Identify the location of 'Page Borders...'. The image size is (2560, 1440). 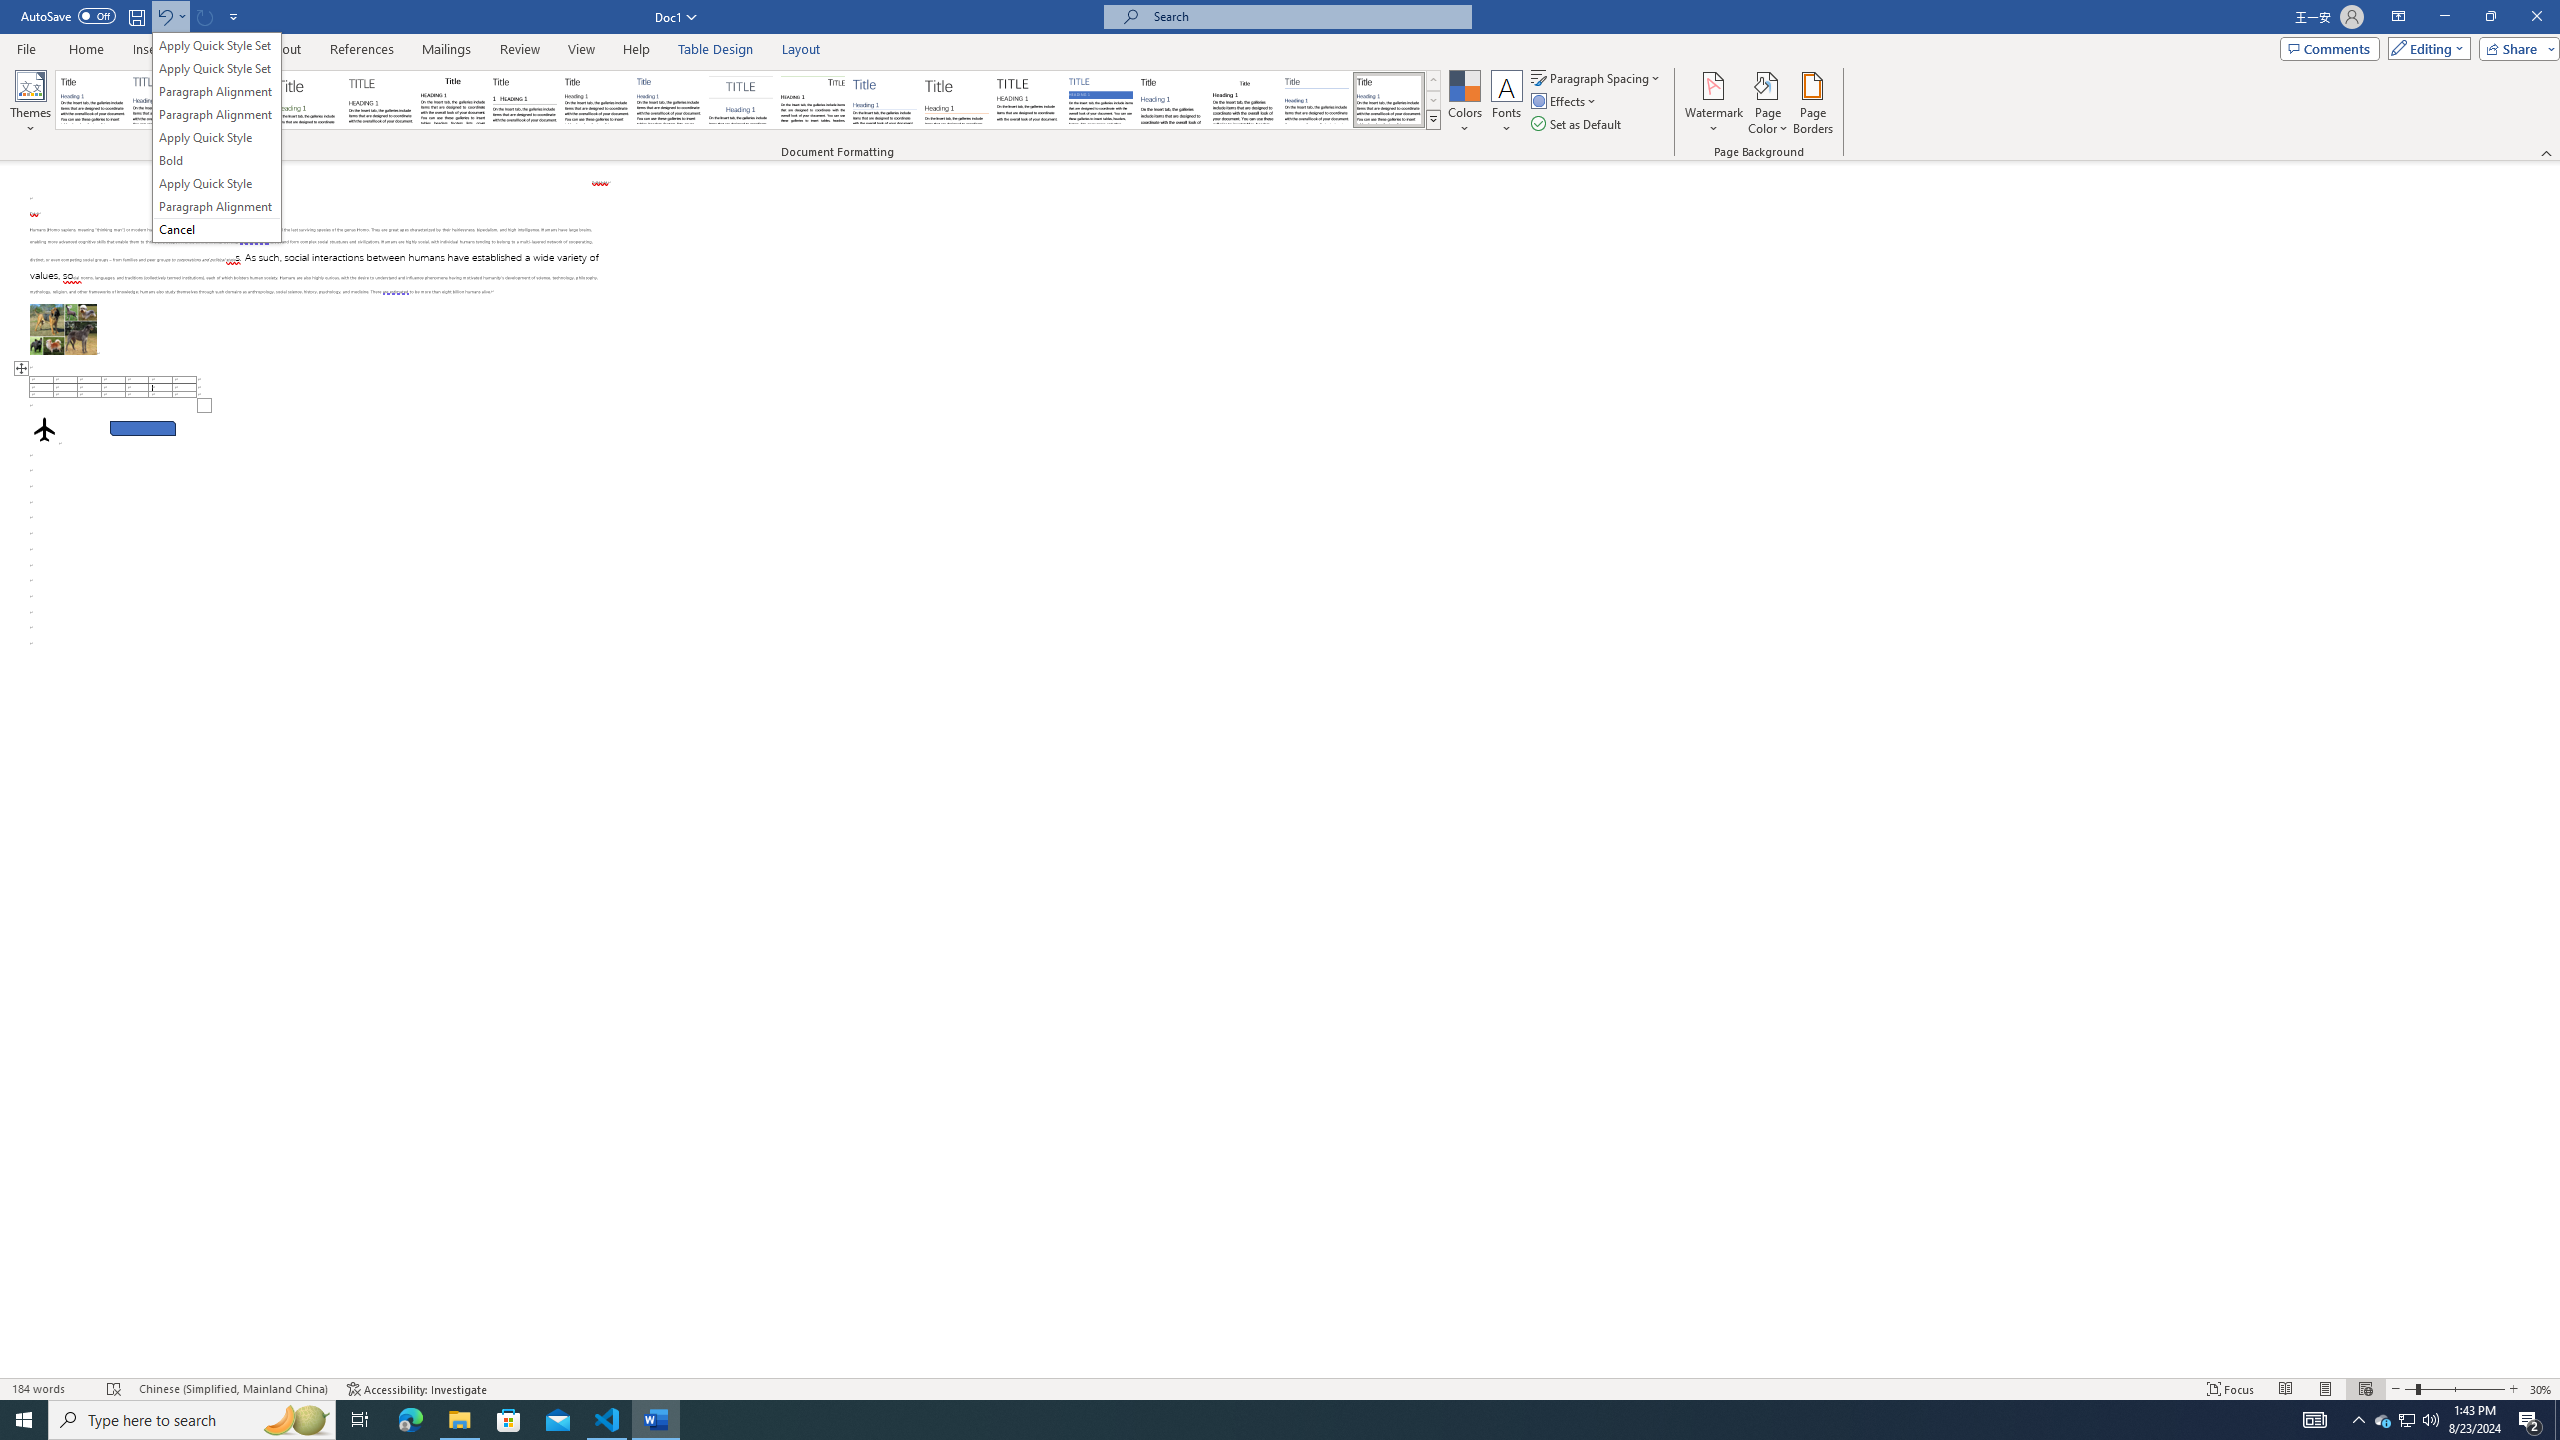
(1813, 103).